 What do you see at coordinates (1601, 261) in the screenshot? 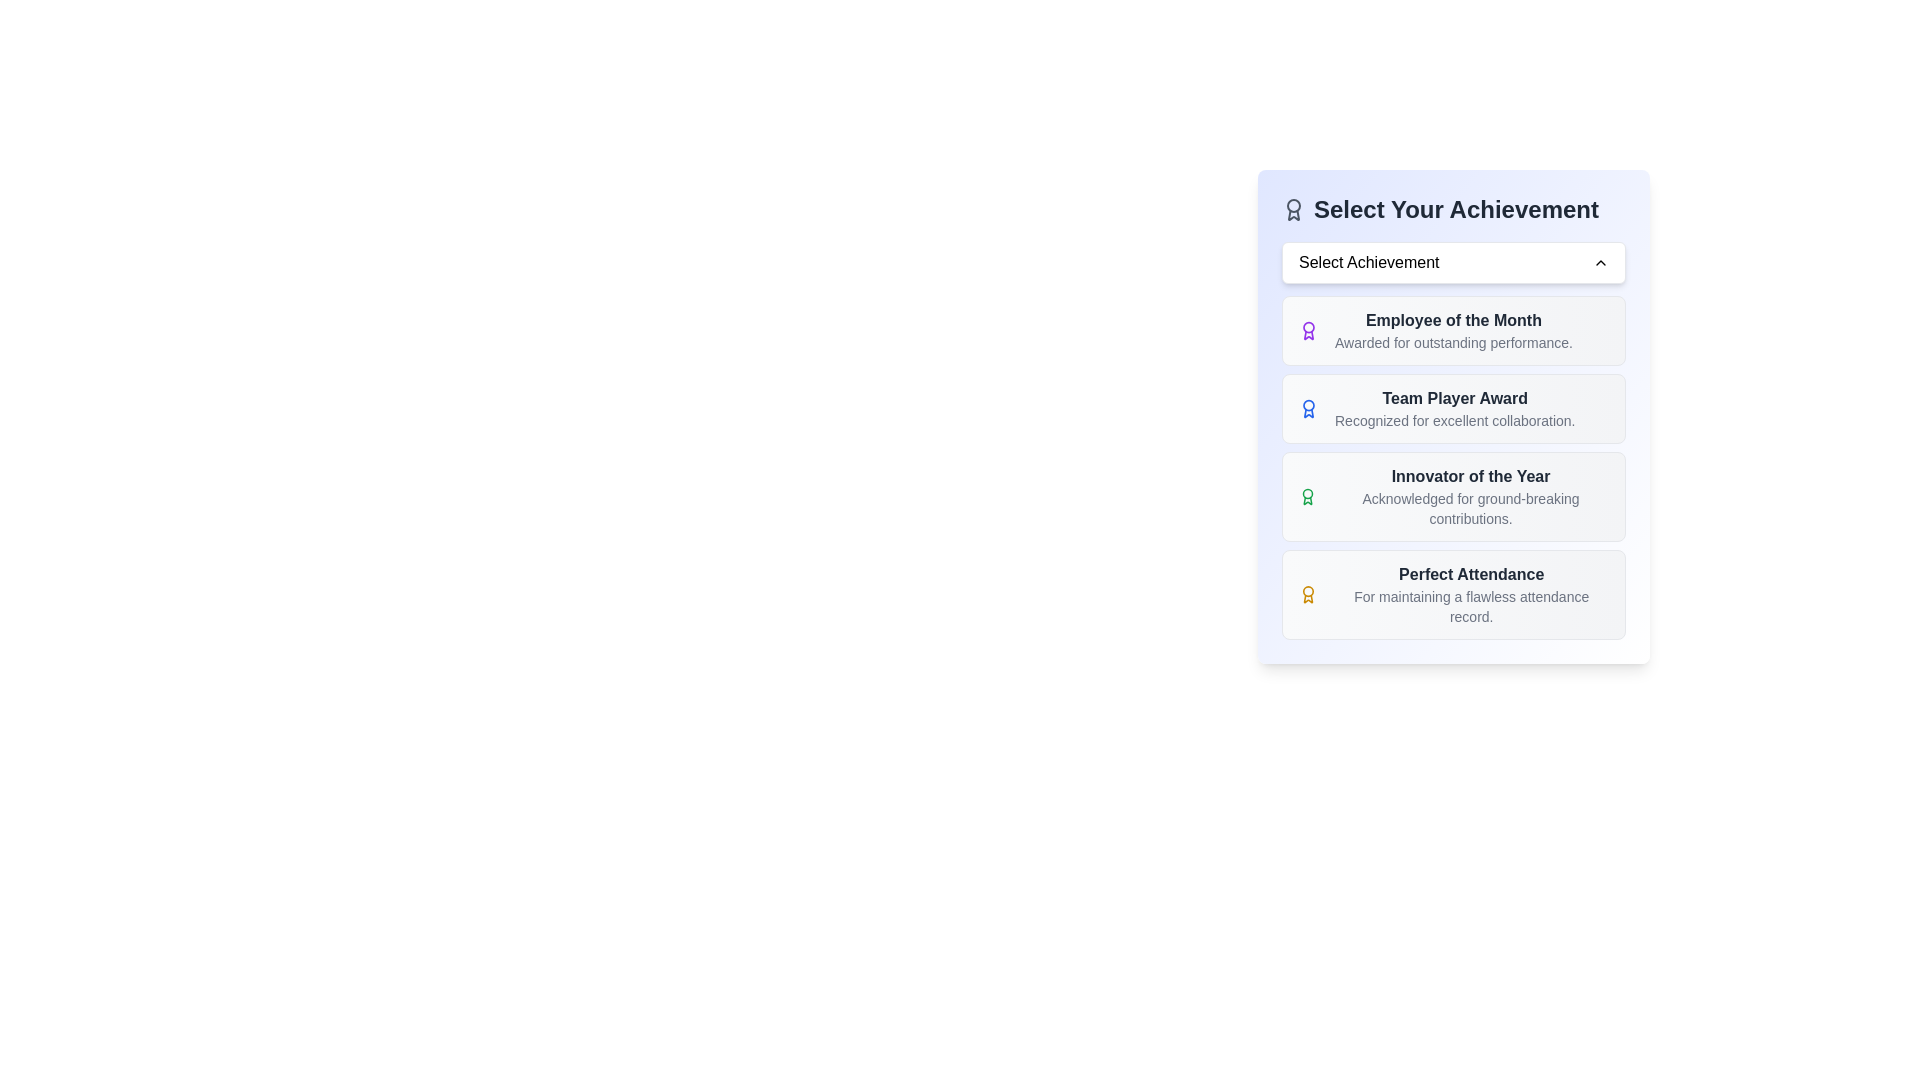
I see `the dropdown menu expansion icon located to the far right of the 'Select Achievement' bar for visual feedback` at bounding box center [1601, 261].